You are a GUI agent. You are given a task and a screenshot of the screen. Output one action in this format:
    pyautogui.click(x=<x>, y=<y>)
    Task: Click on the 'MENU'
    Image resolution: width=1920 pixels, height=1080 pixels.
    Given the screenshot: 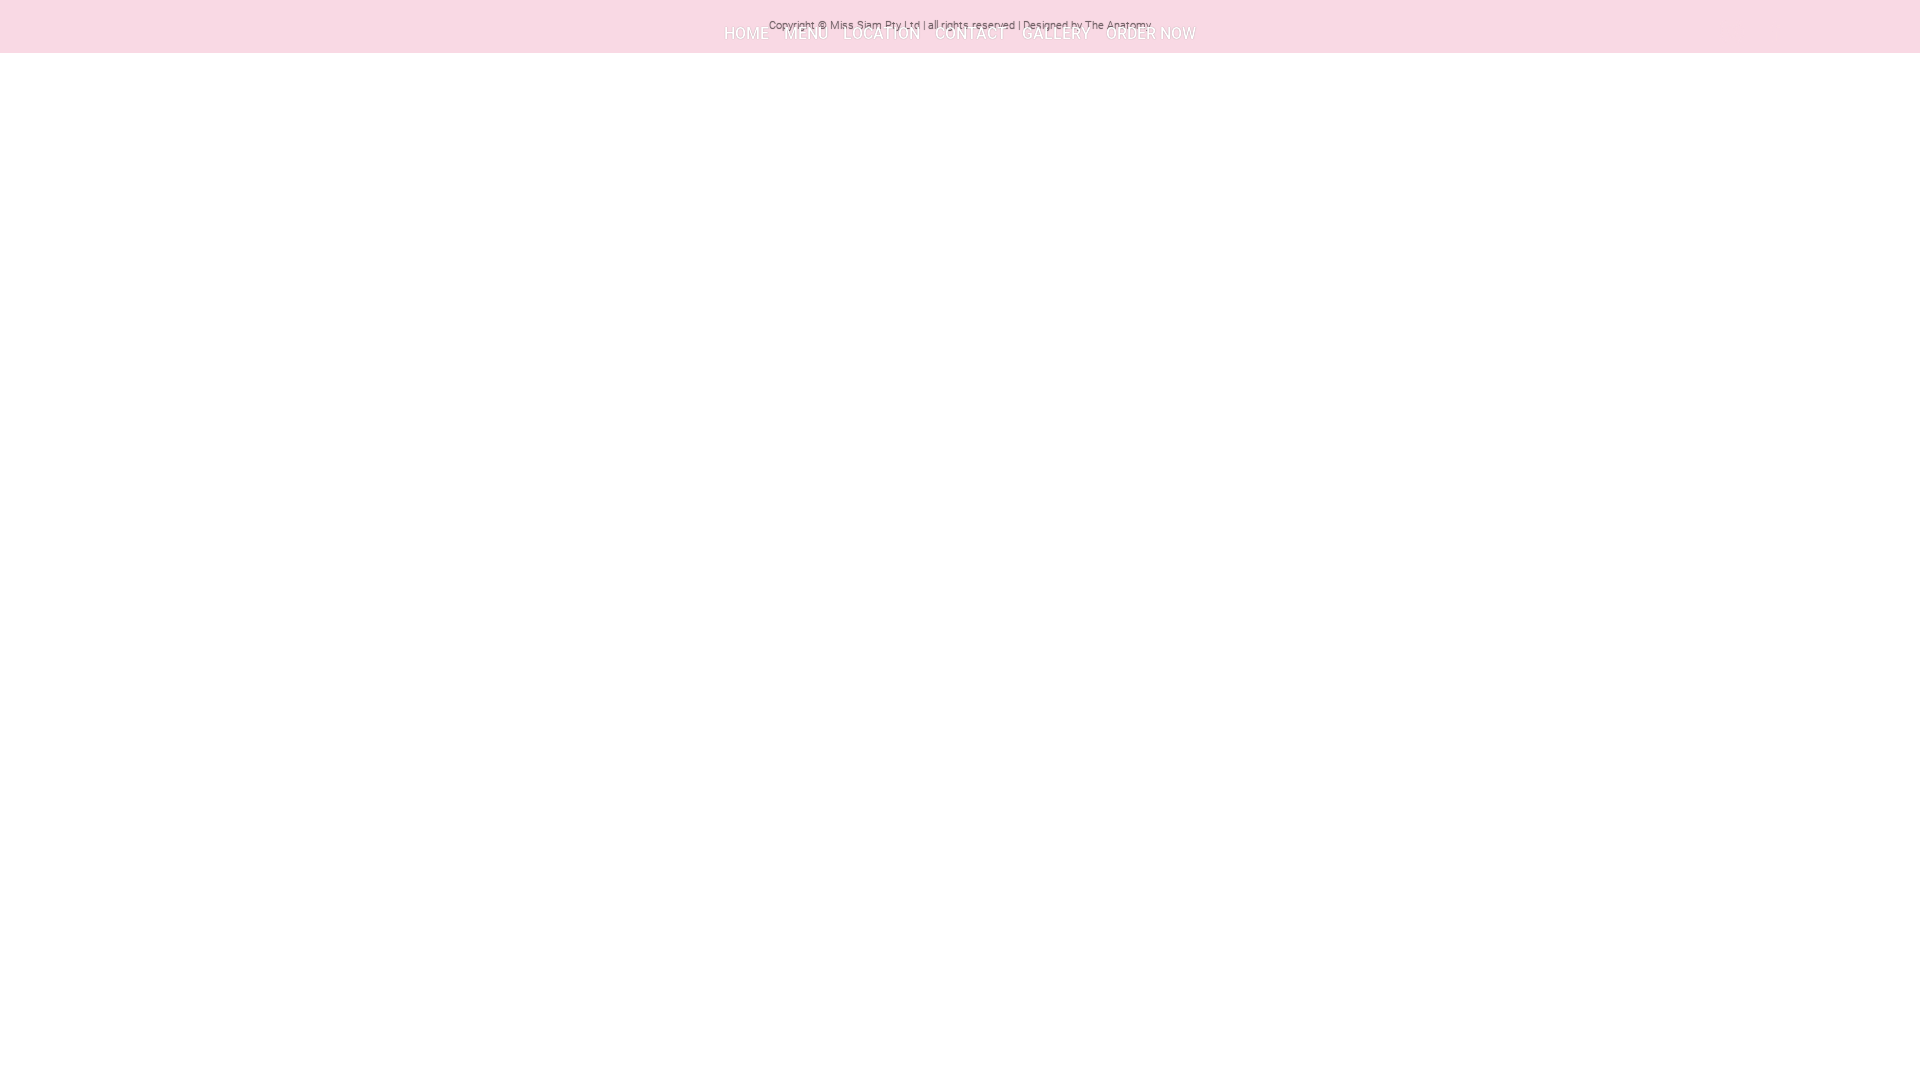 What is the action you would take?
    pyautogui.click(x=806, y=33)
    